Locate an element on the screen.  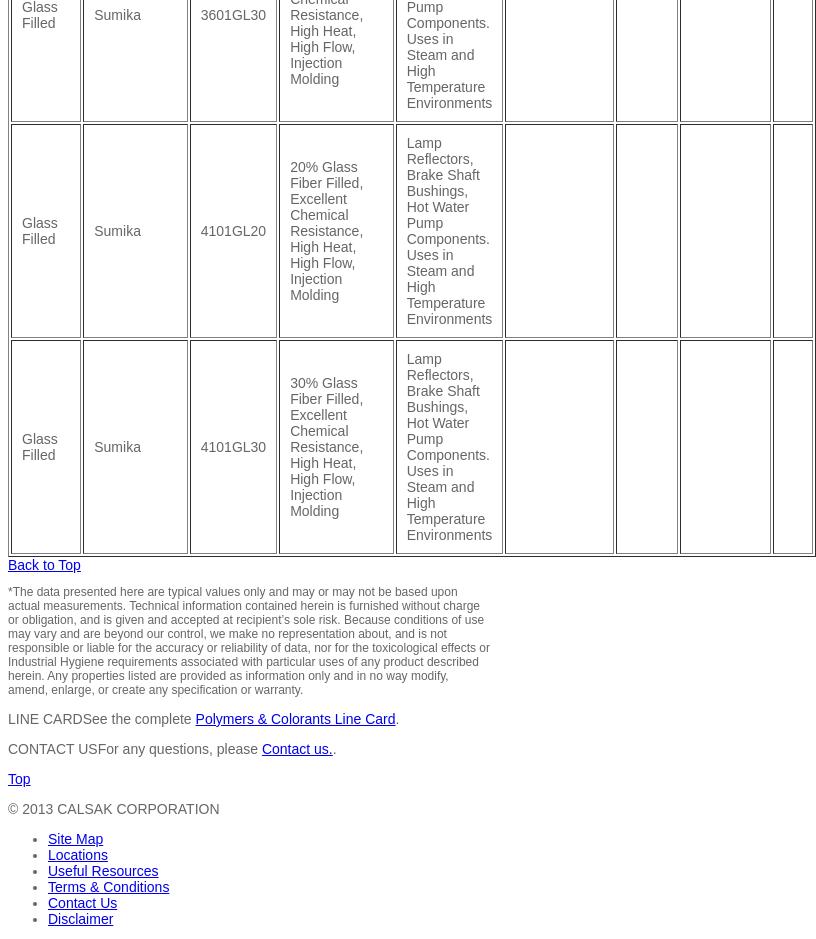
'Useful Resources' is located at coordinates (101, 869).